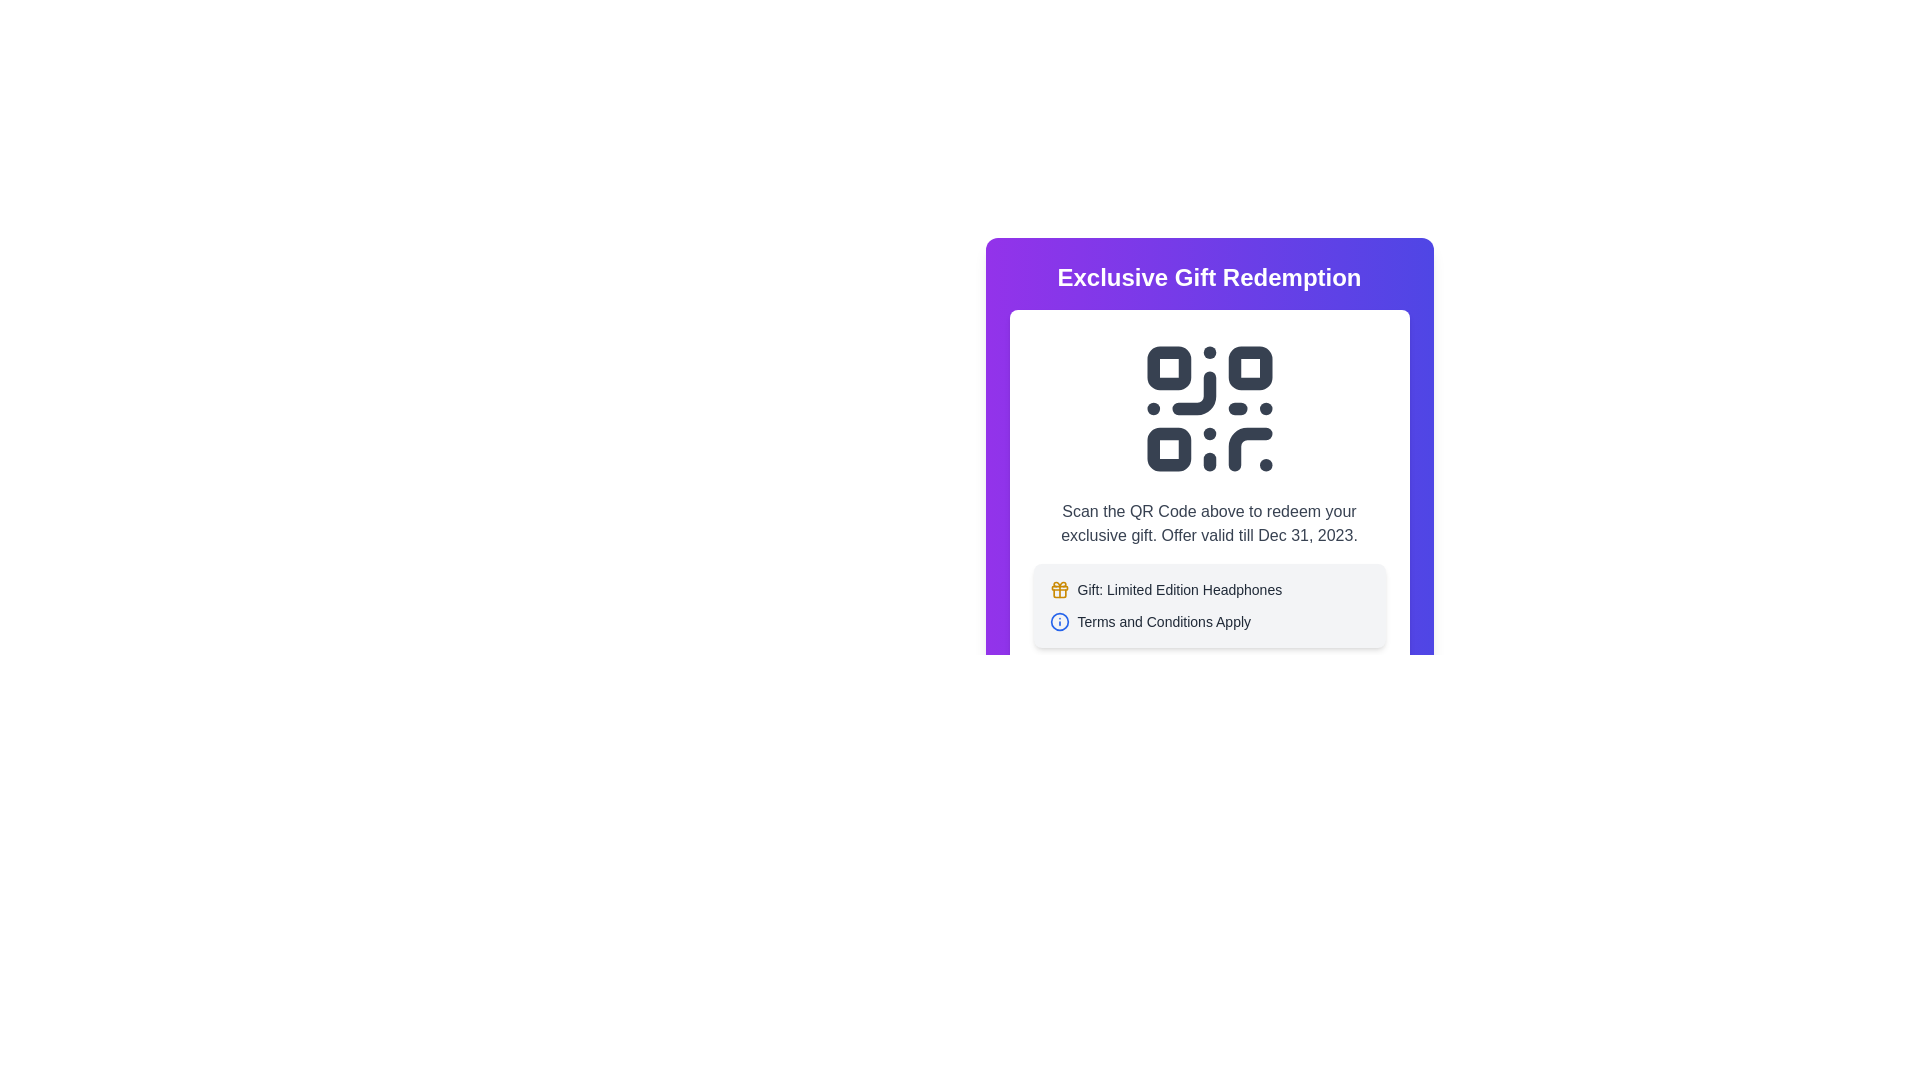  I want to click on informative text label with the blue circular icon containing an 'i' and the text 'Terms and Conditions Apply', which is located below the 'Gift: Limited Edition Headphones' section, so click(1208, 620).